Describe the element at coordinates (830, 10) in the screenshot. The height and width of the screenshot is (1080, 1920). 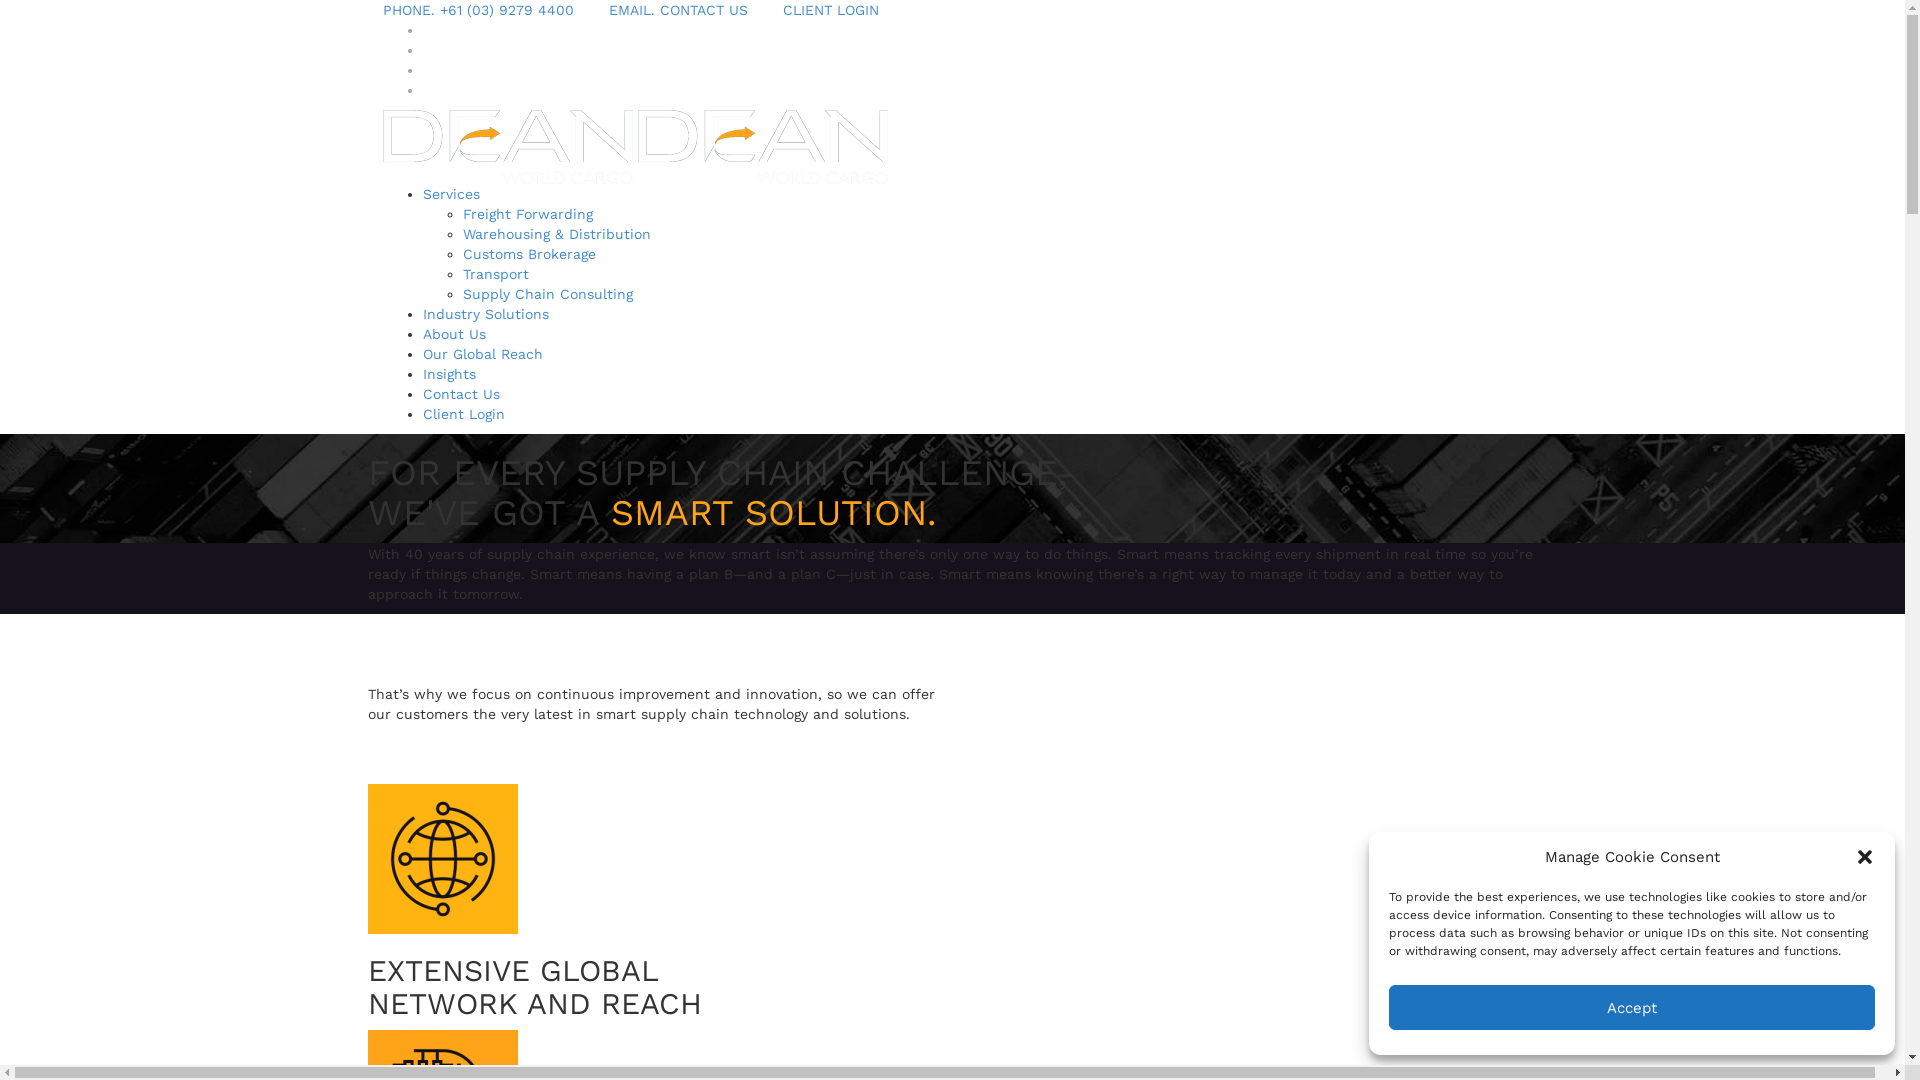
I see `'CLIENT LOGIN'` at that location.